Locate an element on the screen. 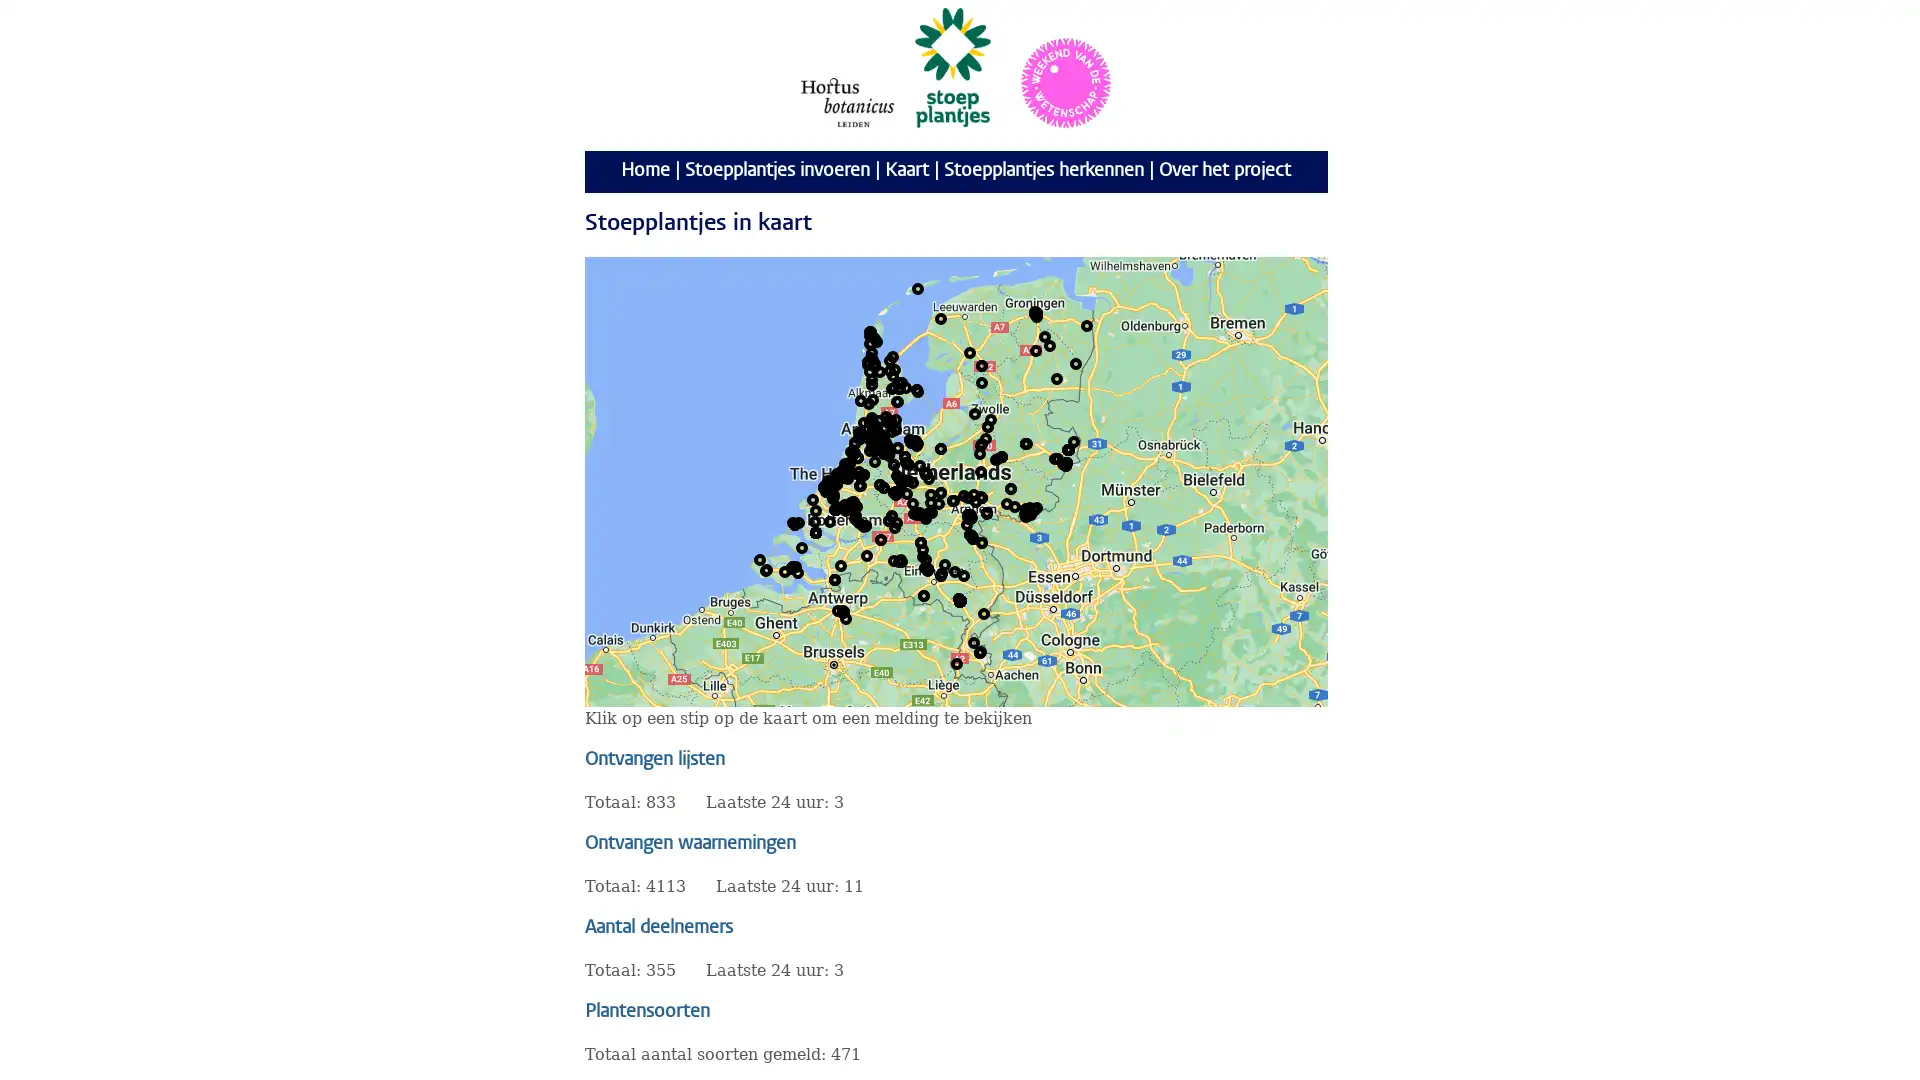 The height and width of the screenshot is (1080, 1920). Telling van Ton Frenken op 18 april 2022 is located at coordinates (960, 599).